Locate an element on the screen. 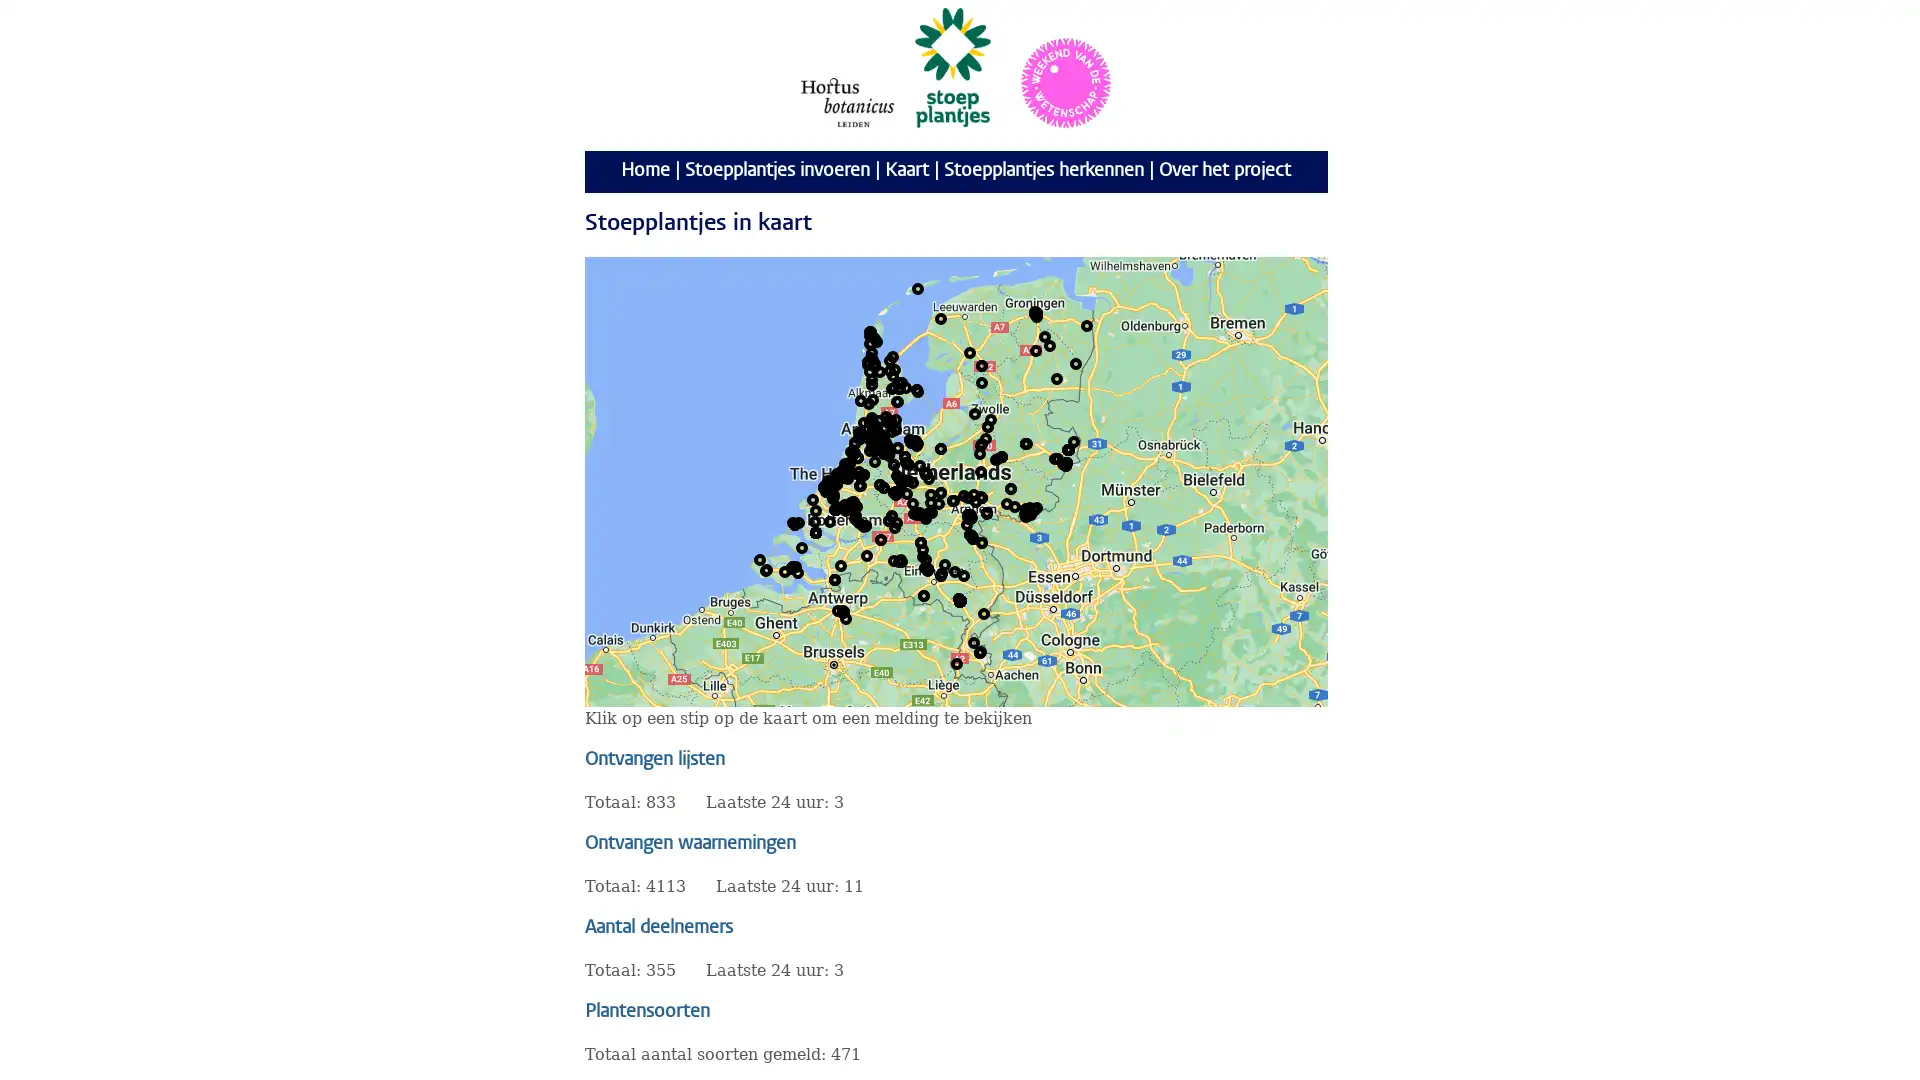 The height and width of the screenshot is (1080, 1920). Telling van Ton Frenken op 18 april 2022 is located at coordinates (960, 599).